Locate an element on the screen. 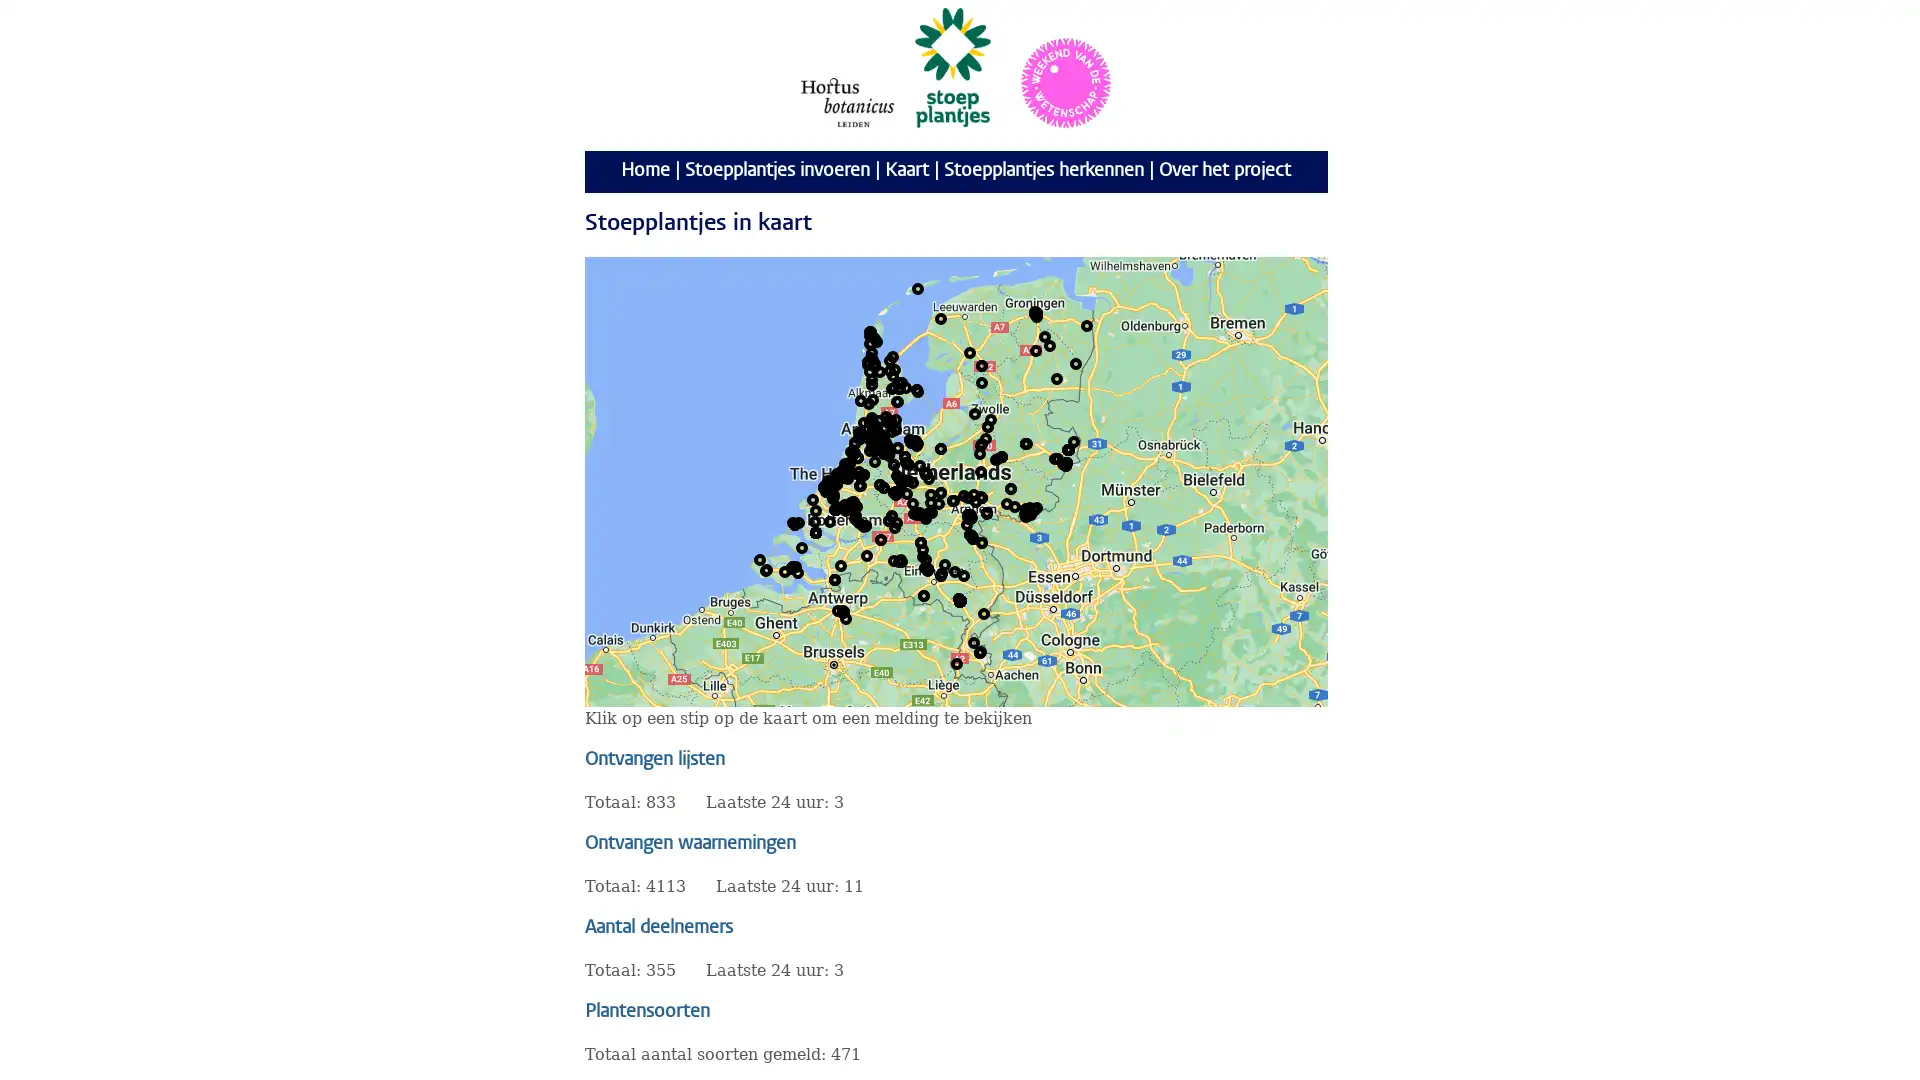 The height and width of the screenshot is (1080, 1920). Telling van Ton Frenken op 18 april 2022 is located at coordinates (960, 599).